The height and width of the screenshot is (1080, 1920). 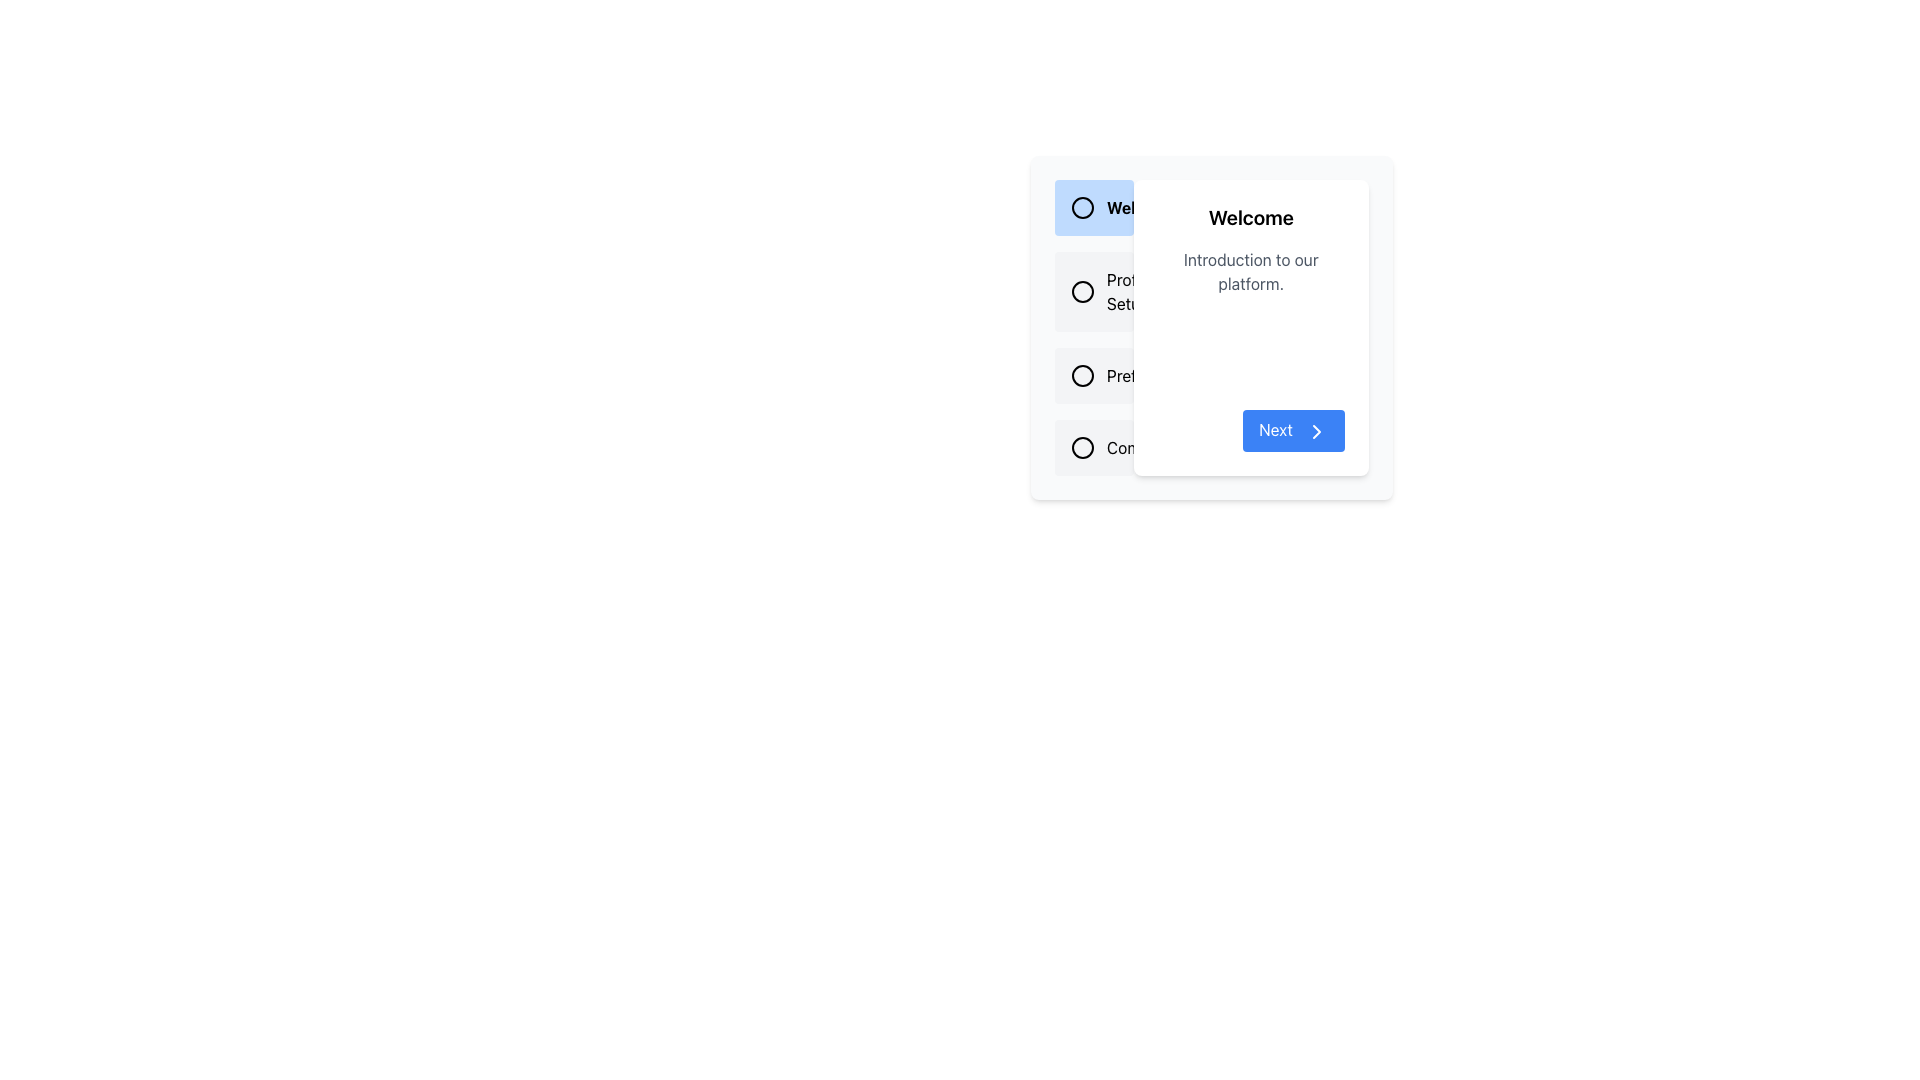 I want to click on the first radio button in the vertical list of options in the sidebar, so click(x=1093, y=208).